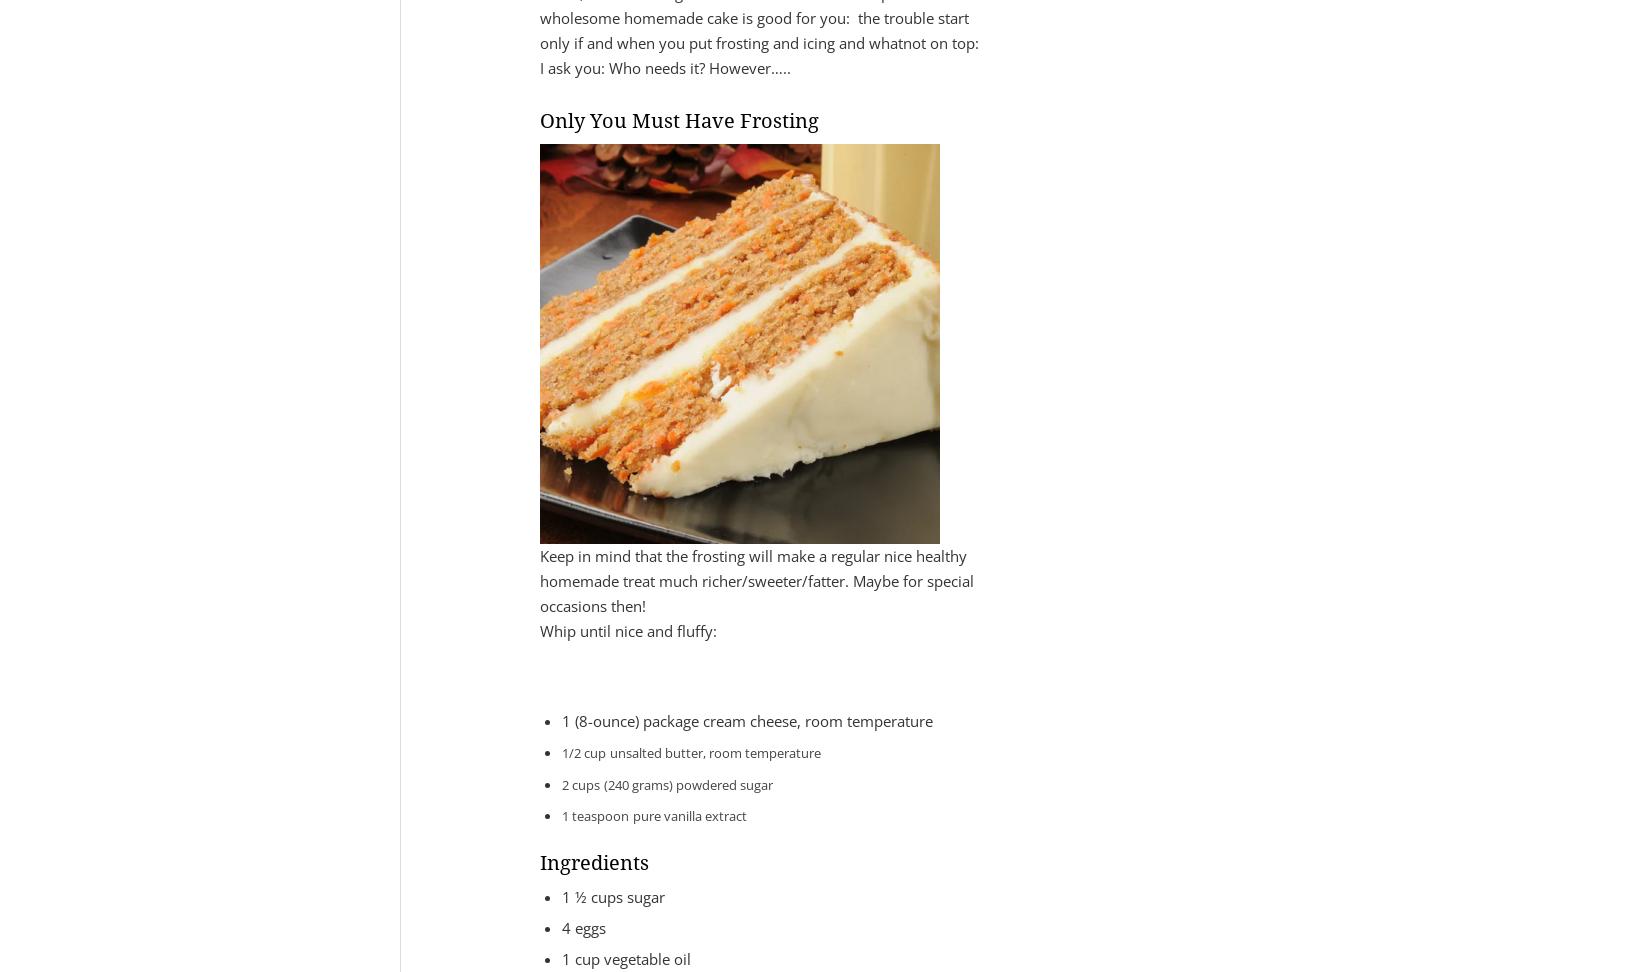 This screenshot has height=972, width=1650. Describe the element at coordinates (612, 896) in the screenshot. I see `'1 ½ cups sugar'` at that location.